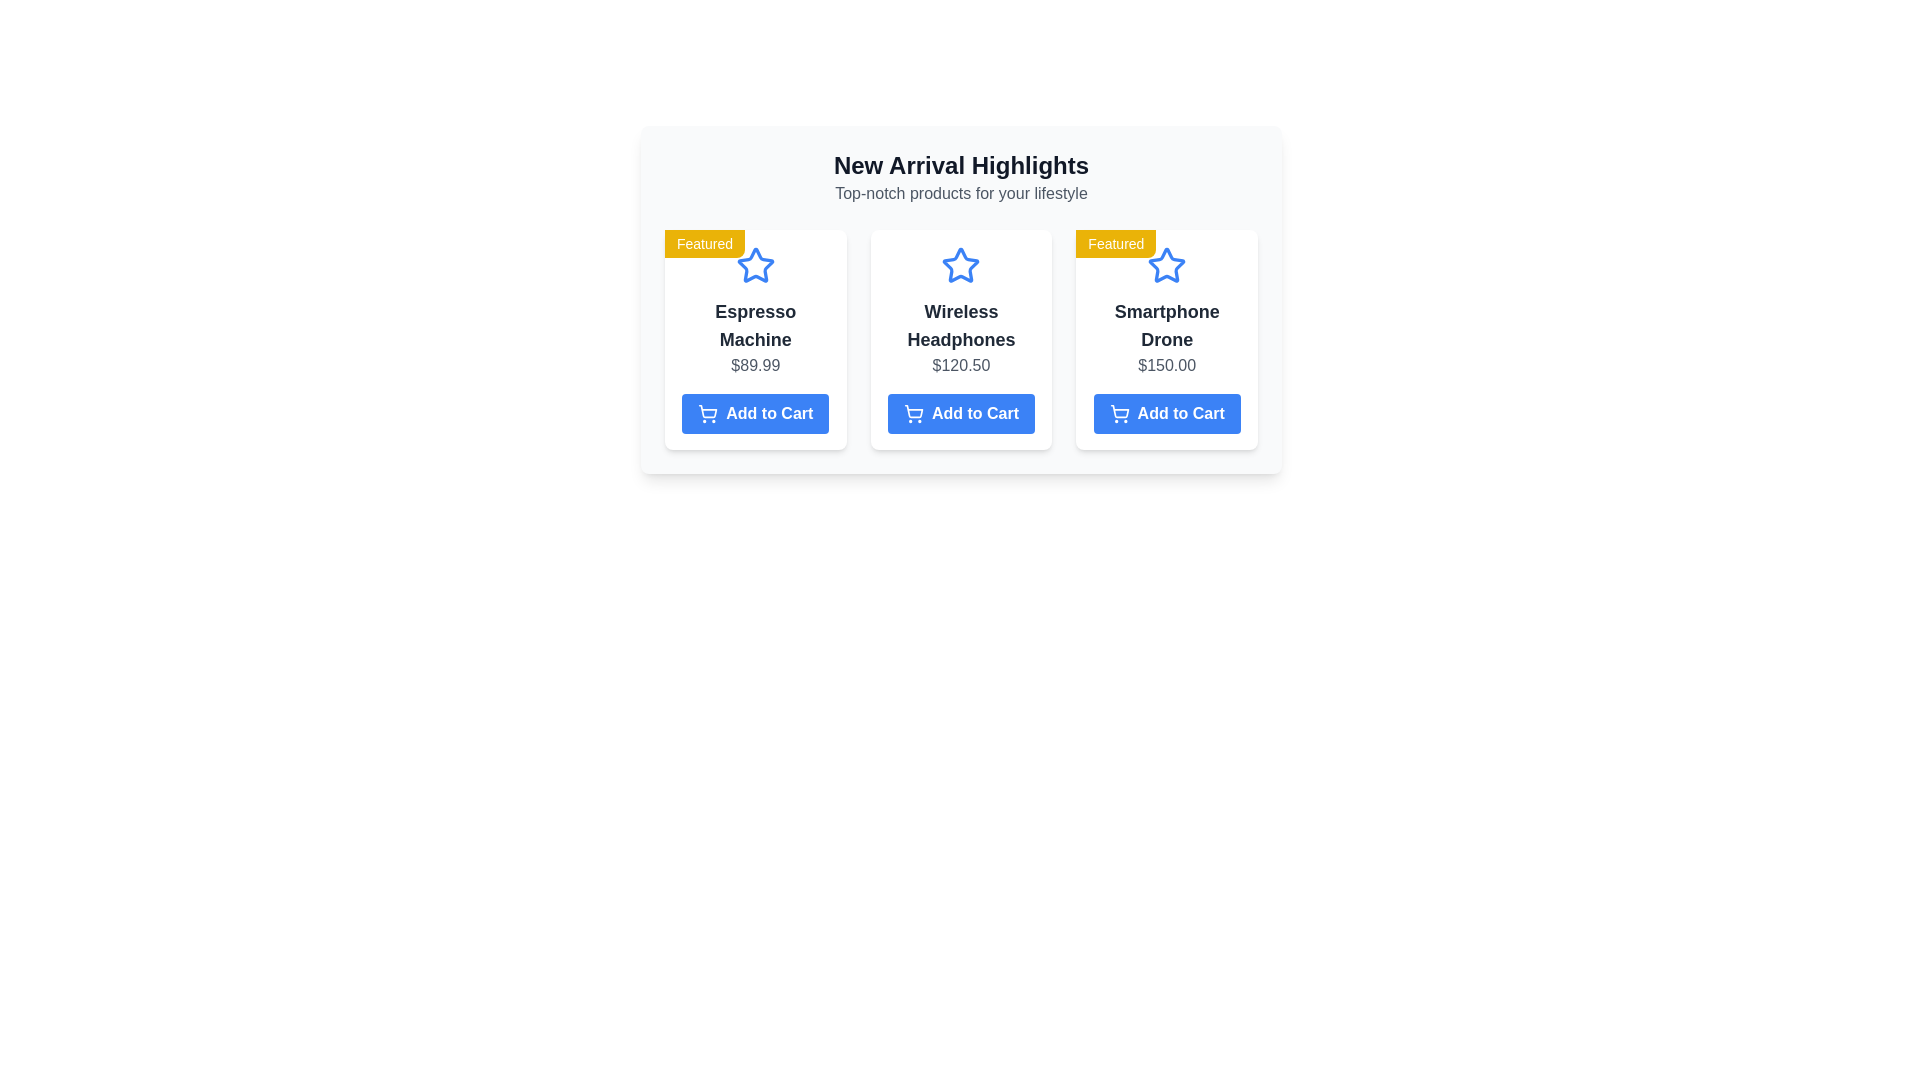 This screenshot has width=1920, height=1080. I want to click on the static text label displaying the price of 'Wireless Headphones', located above the 'Add to Cart' button, so click(961, 366).